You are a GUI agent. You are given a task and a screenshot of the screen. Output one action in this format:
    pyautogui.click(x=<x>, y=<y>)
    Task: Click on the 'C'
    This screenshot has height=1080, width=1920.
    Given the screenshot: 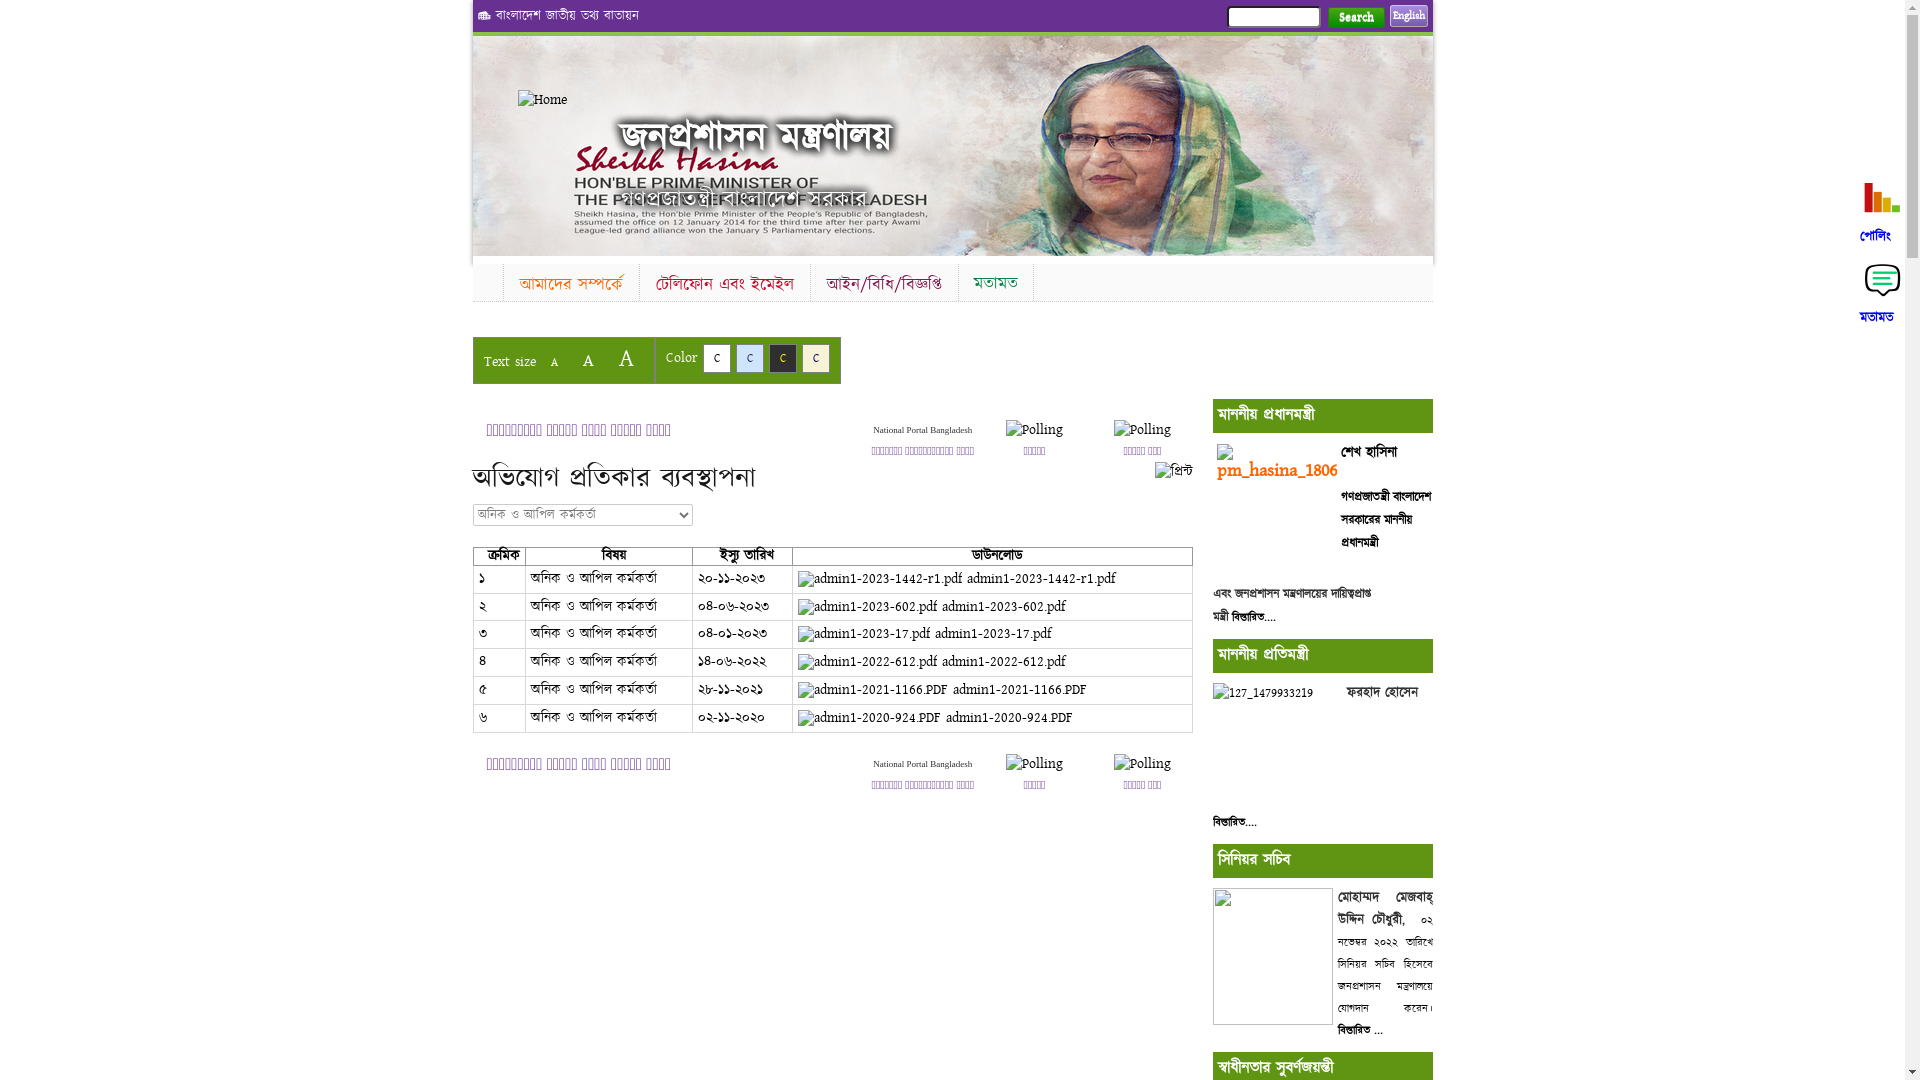 What is the action you would take?
    pyautogui.click(x=748, y=357)
    